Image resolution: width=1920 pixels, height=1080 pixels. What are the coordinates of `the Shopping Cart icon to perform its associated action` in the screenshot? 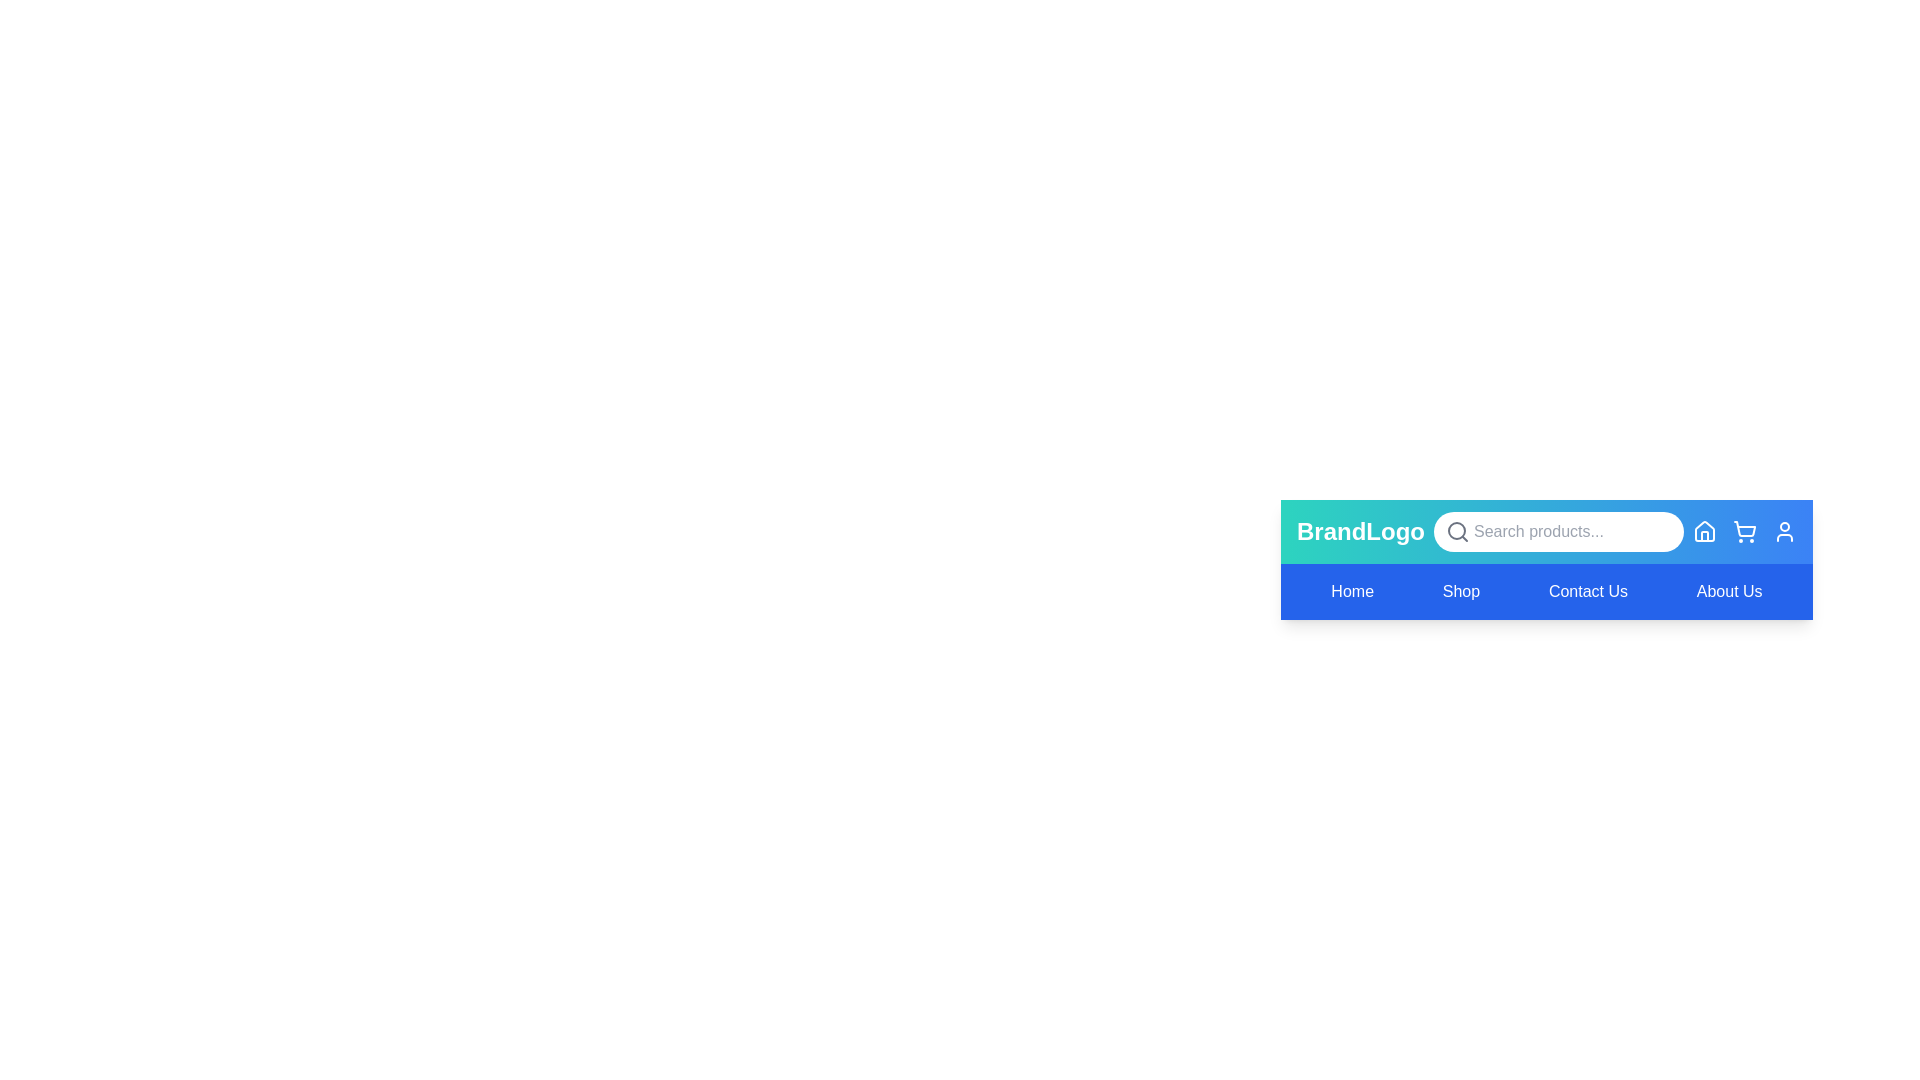 It's located at (1743, 531).